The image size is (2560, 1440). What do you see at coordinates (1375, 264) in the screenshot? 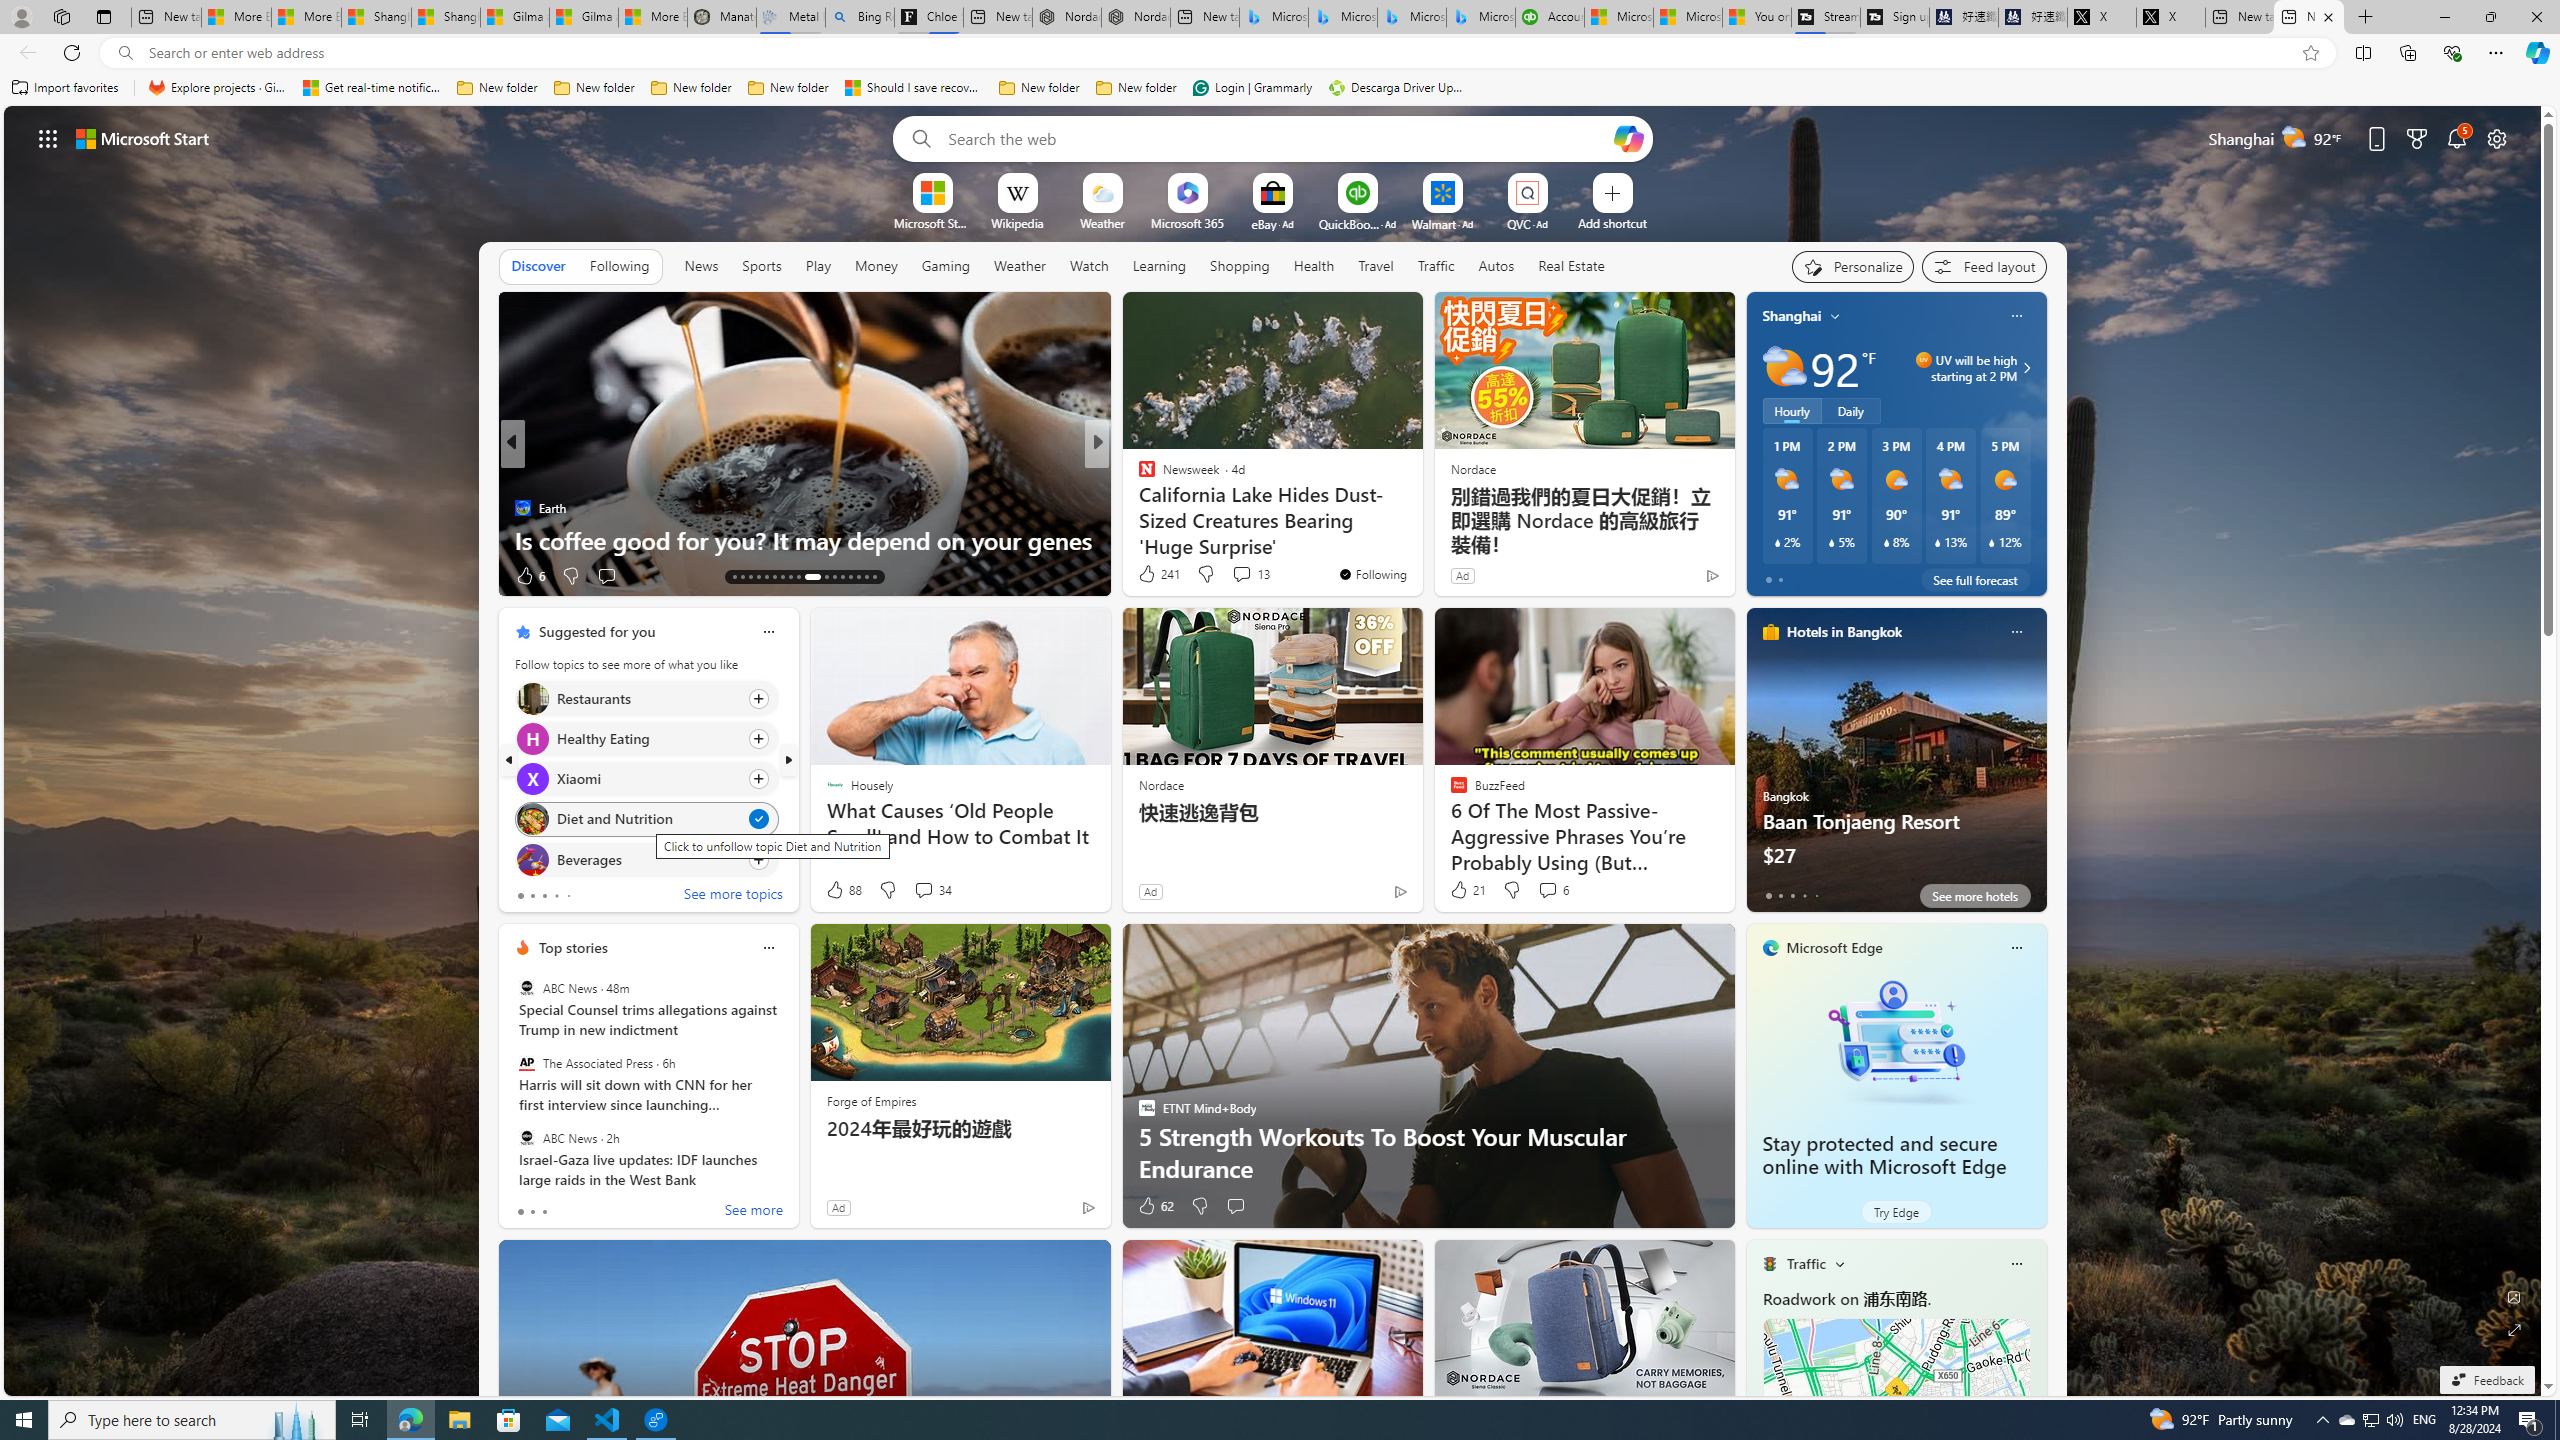
I see `'Travel'` at bounding box center [1375, 264].